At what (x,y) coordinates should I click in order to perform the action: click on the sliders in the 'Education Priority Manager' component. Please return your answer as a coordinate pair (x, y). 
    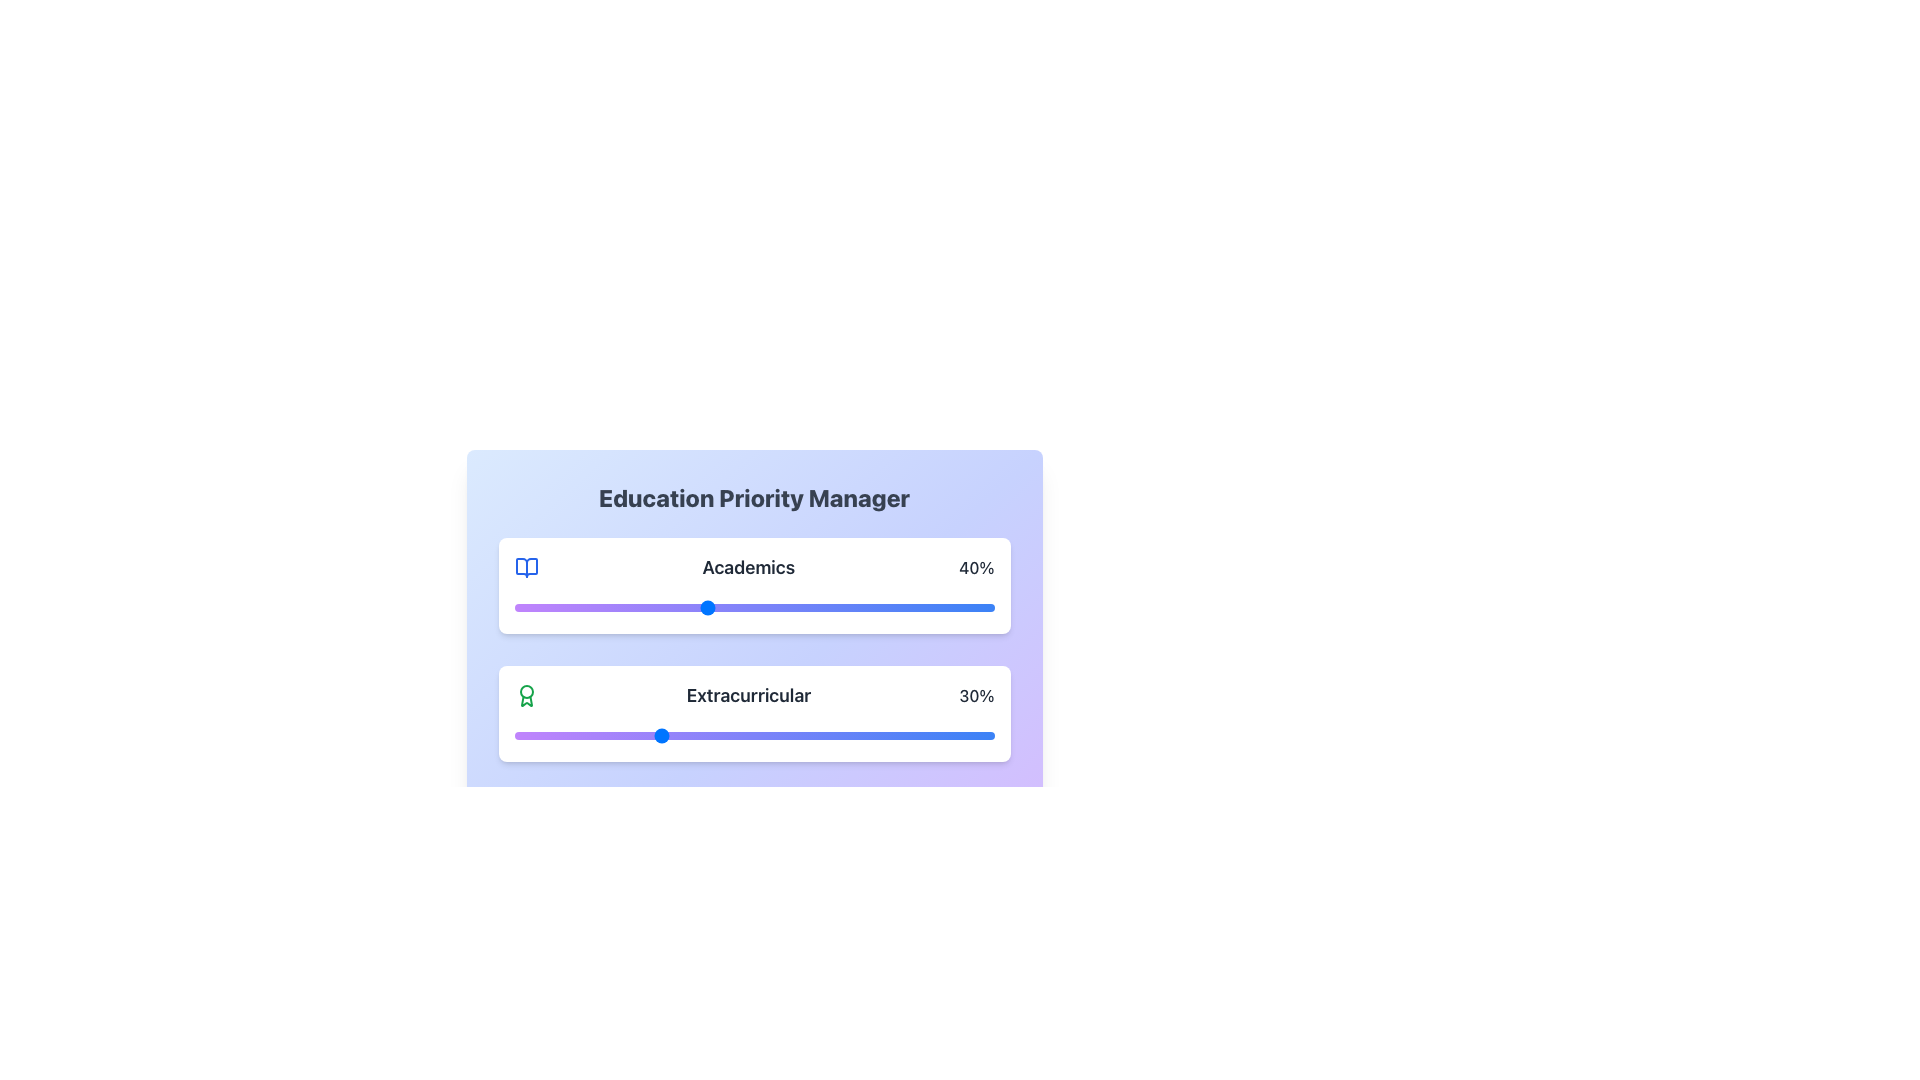
    Looking at the image, I should click on (753, 605).